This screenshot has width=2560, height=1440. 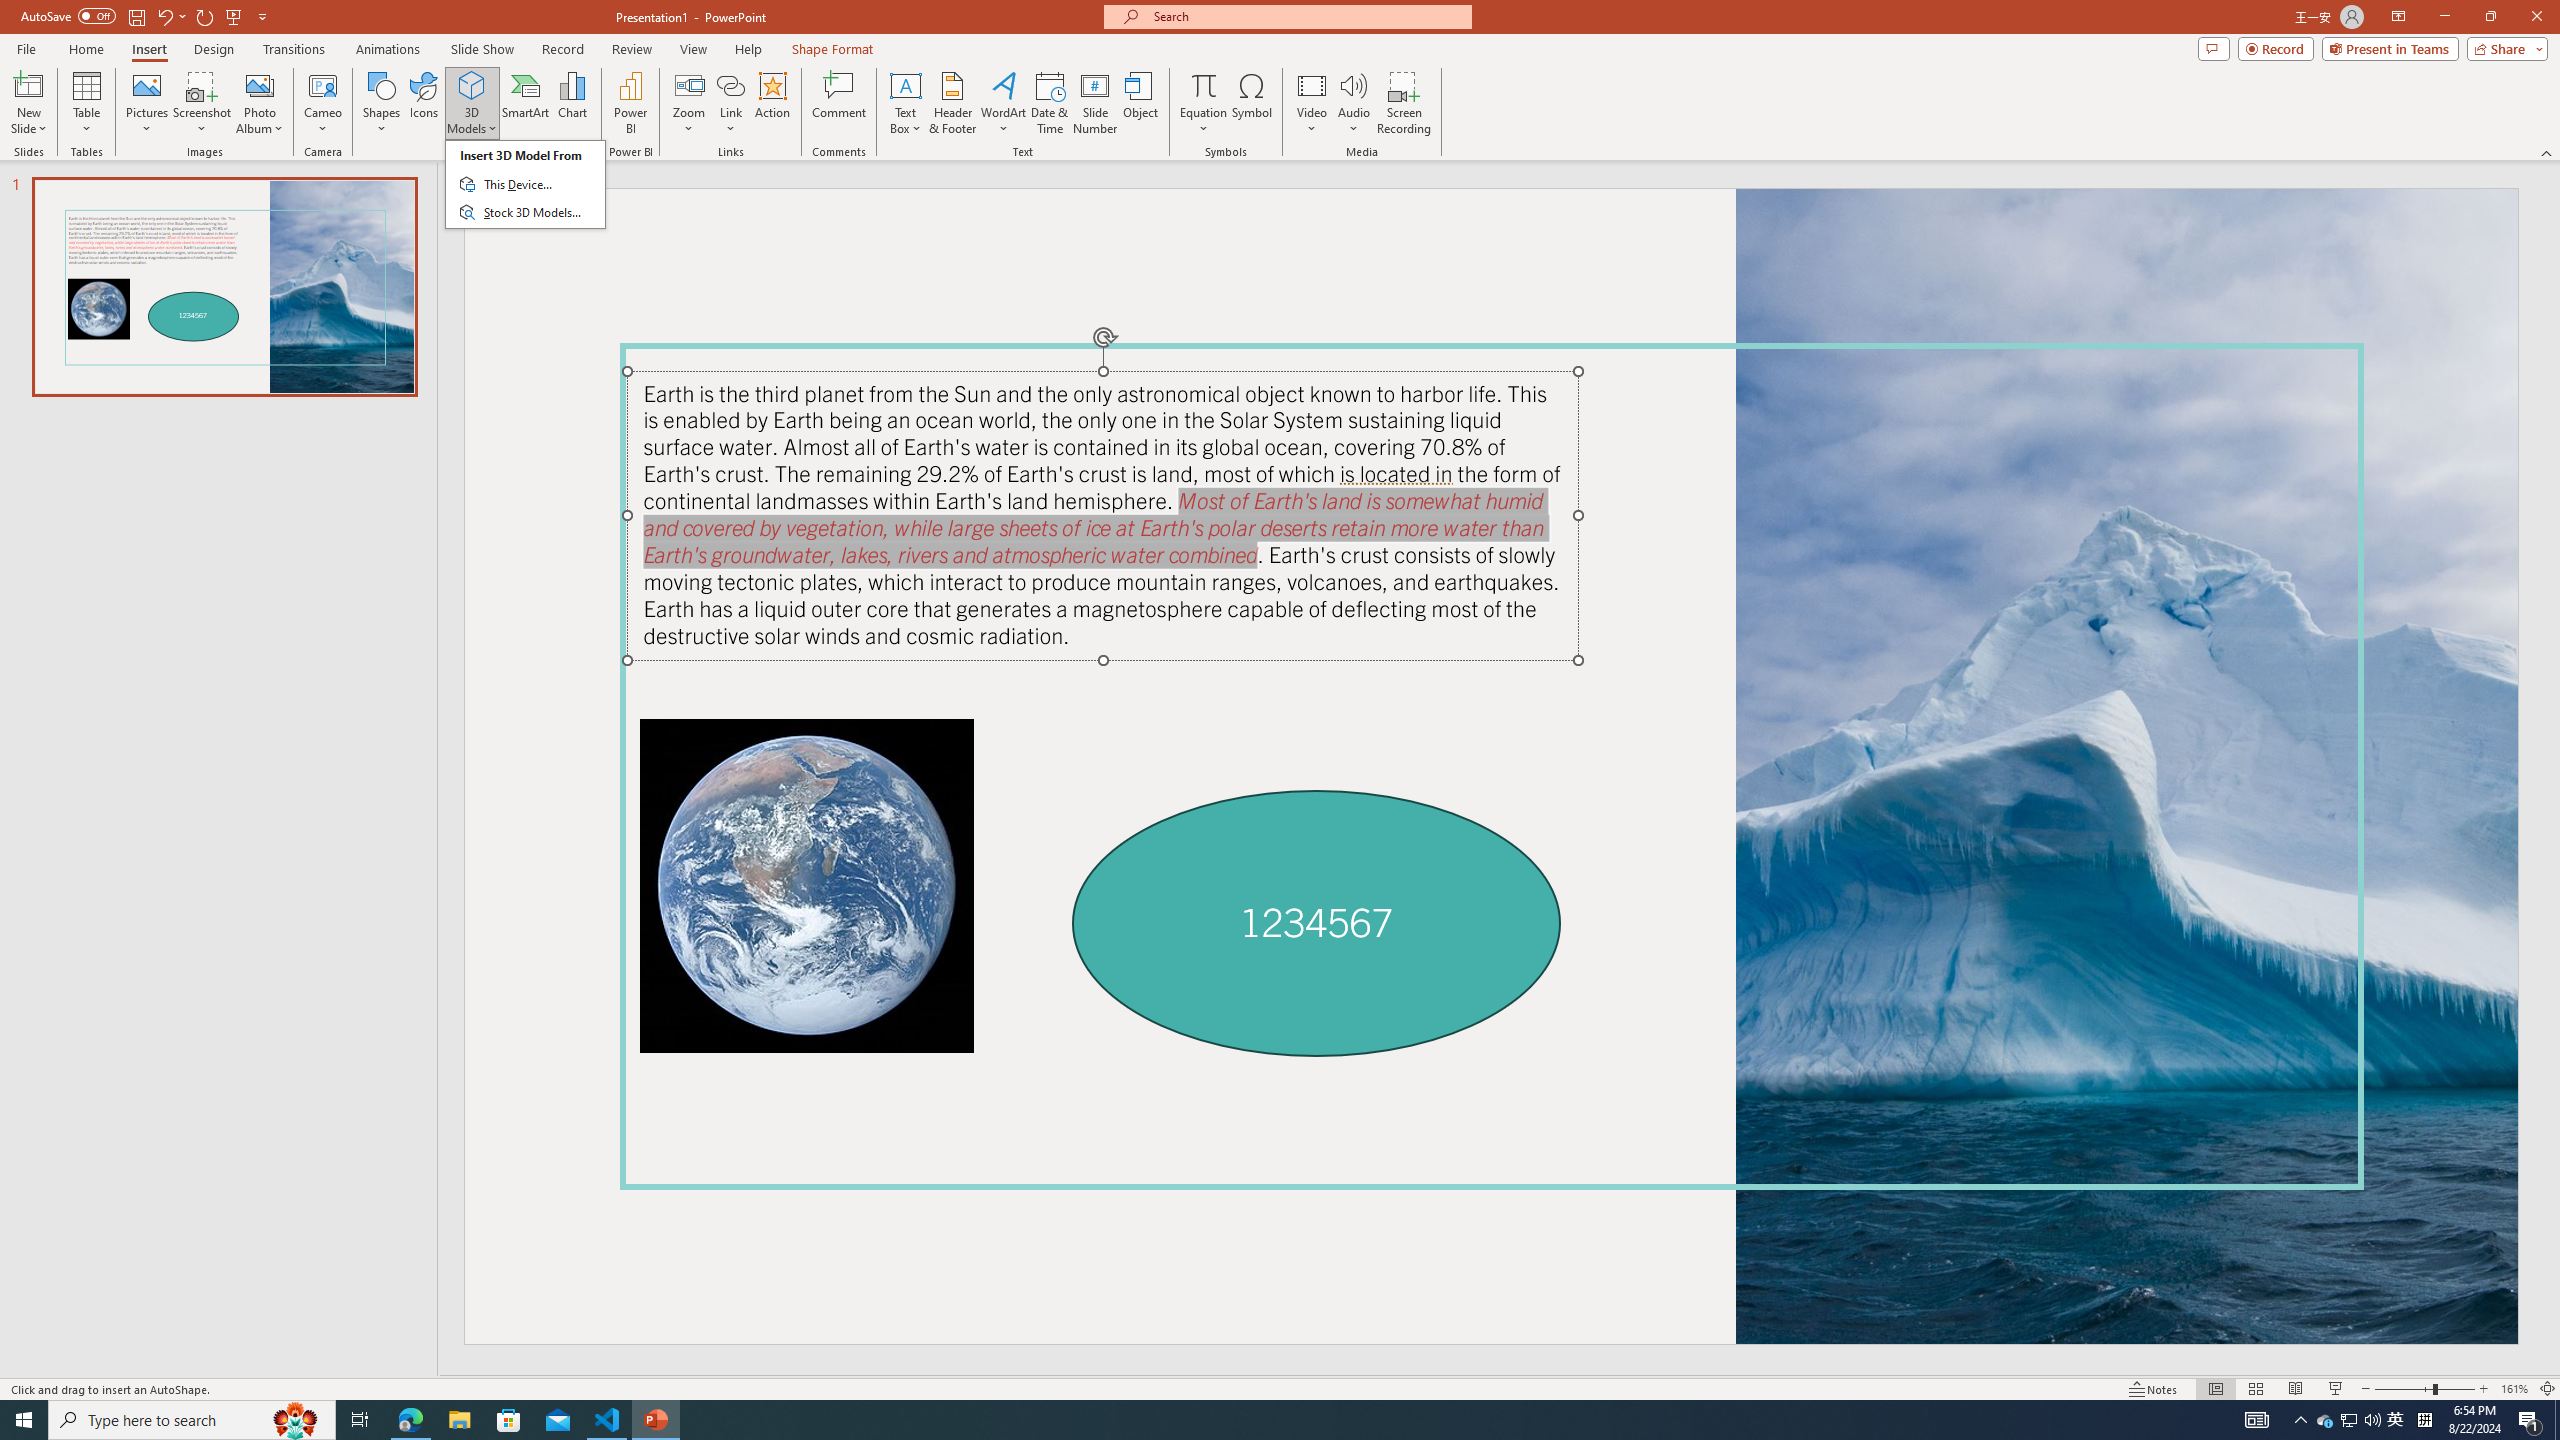 What do you see at coordinates (572, 103) in the screenshot?
I see `'Chart...'` at bounding box center [572, 103].